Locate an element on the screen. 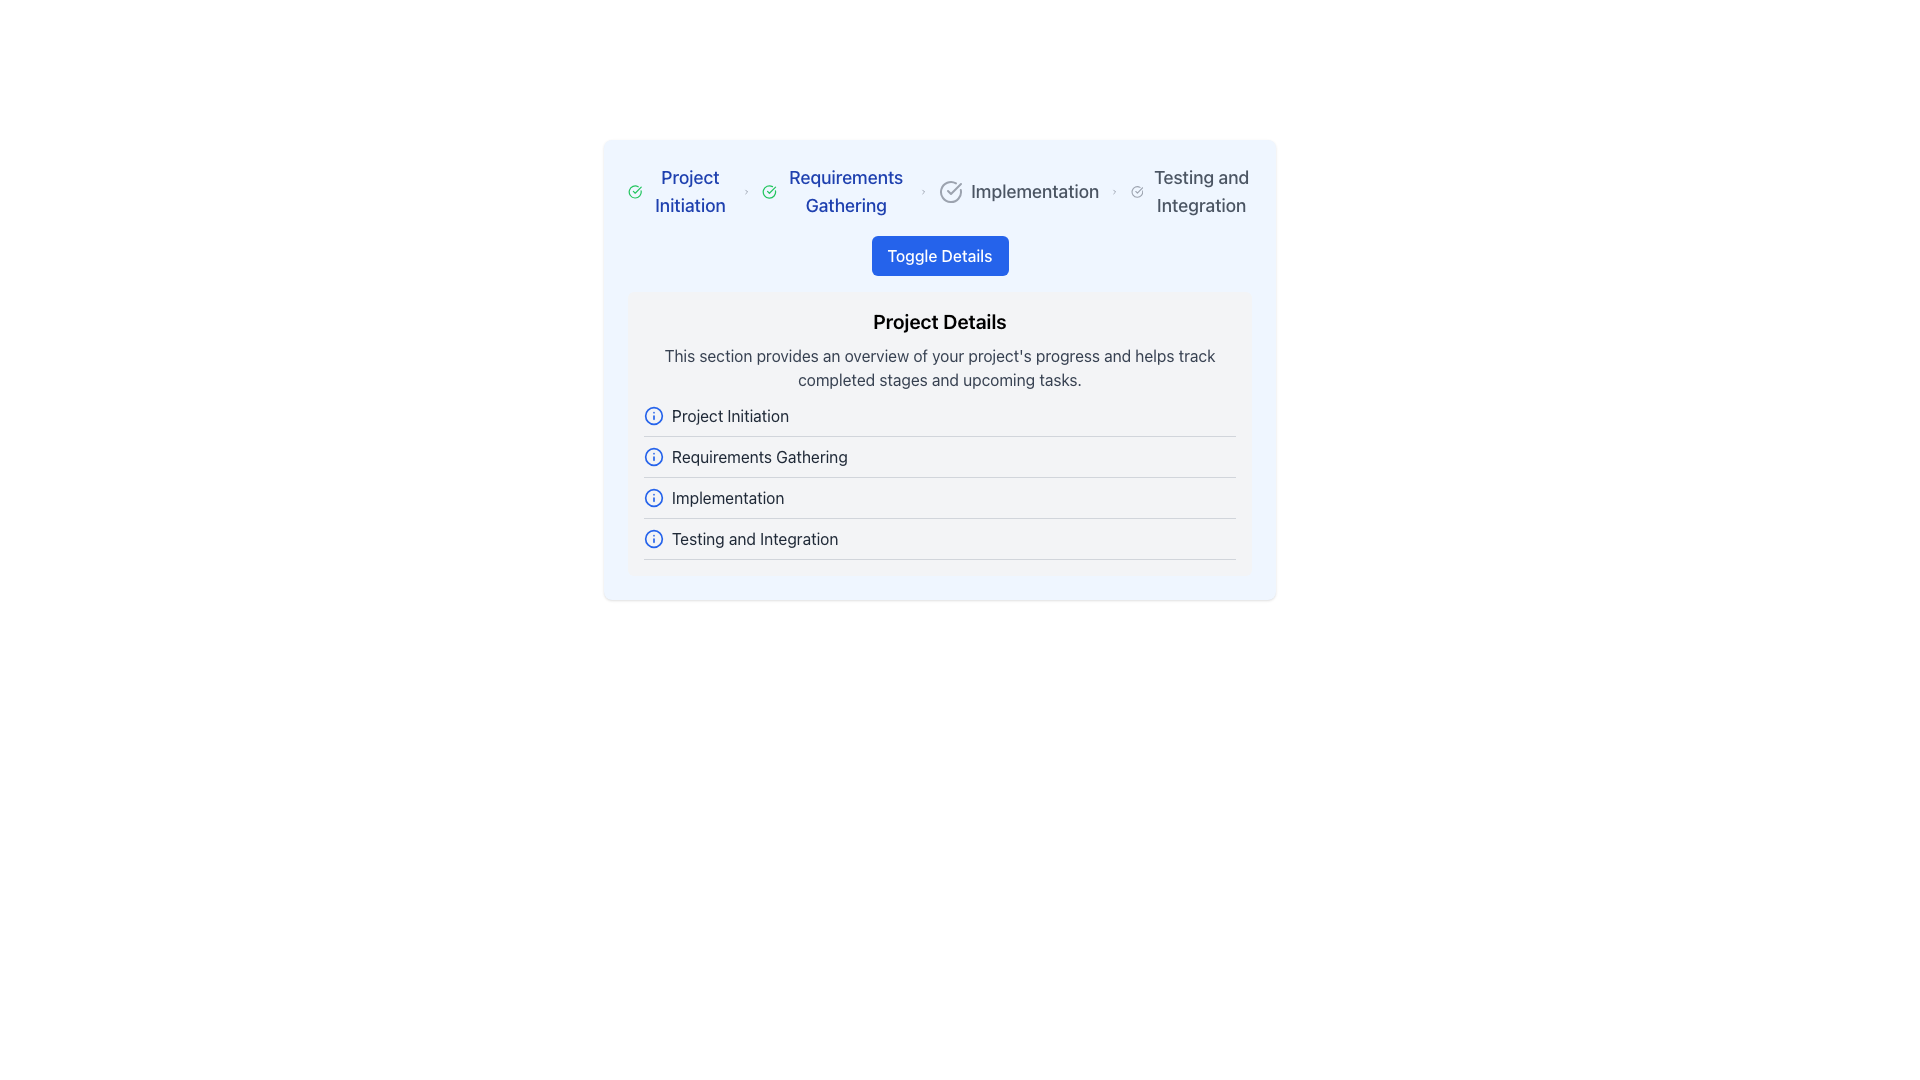  the SVG circle component with a blue border located inside the first item's icon area, above the text 'Project Initiation' is located at coordinates (653, 415).